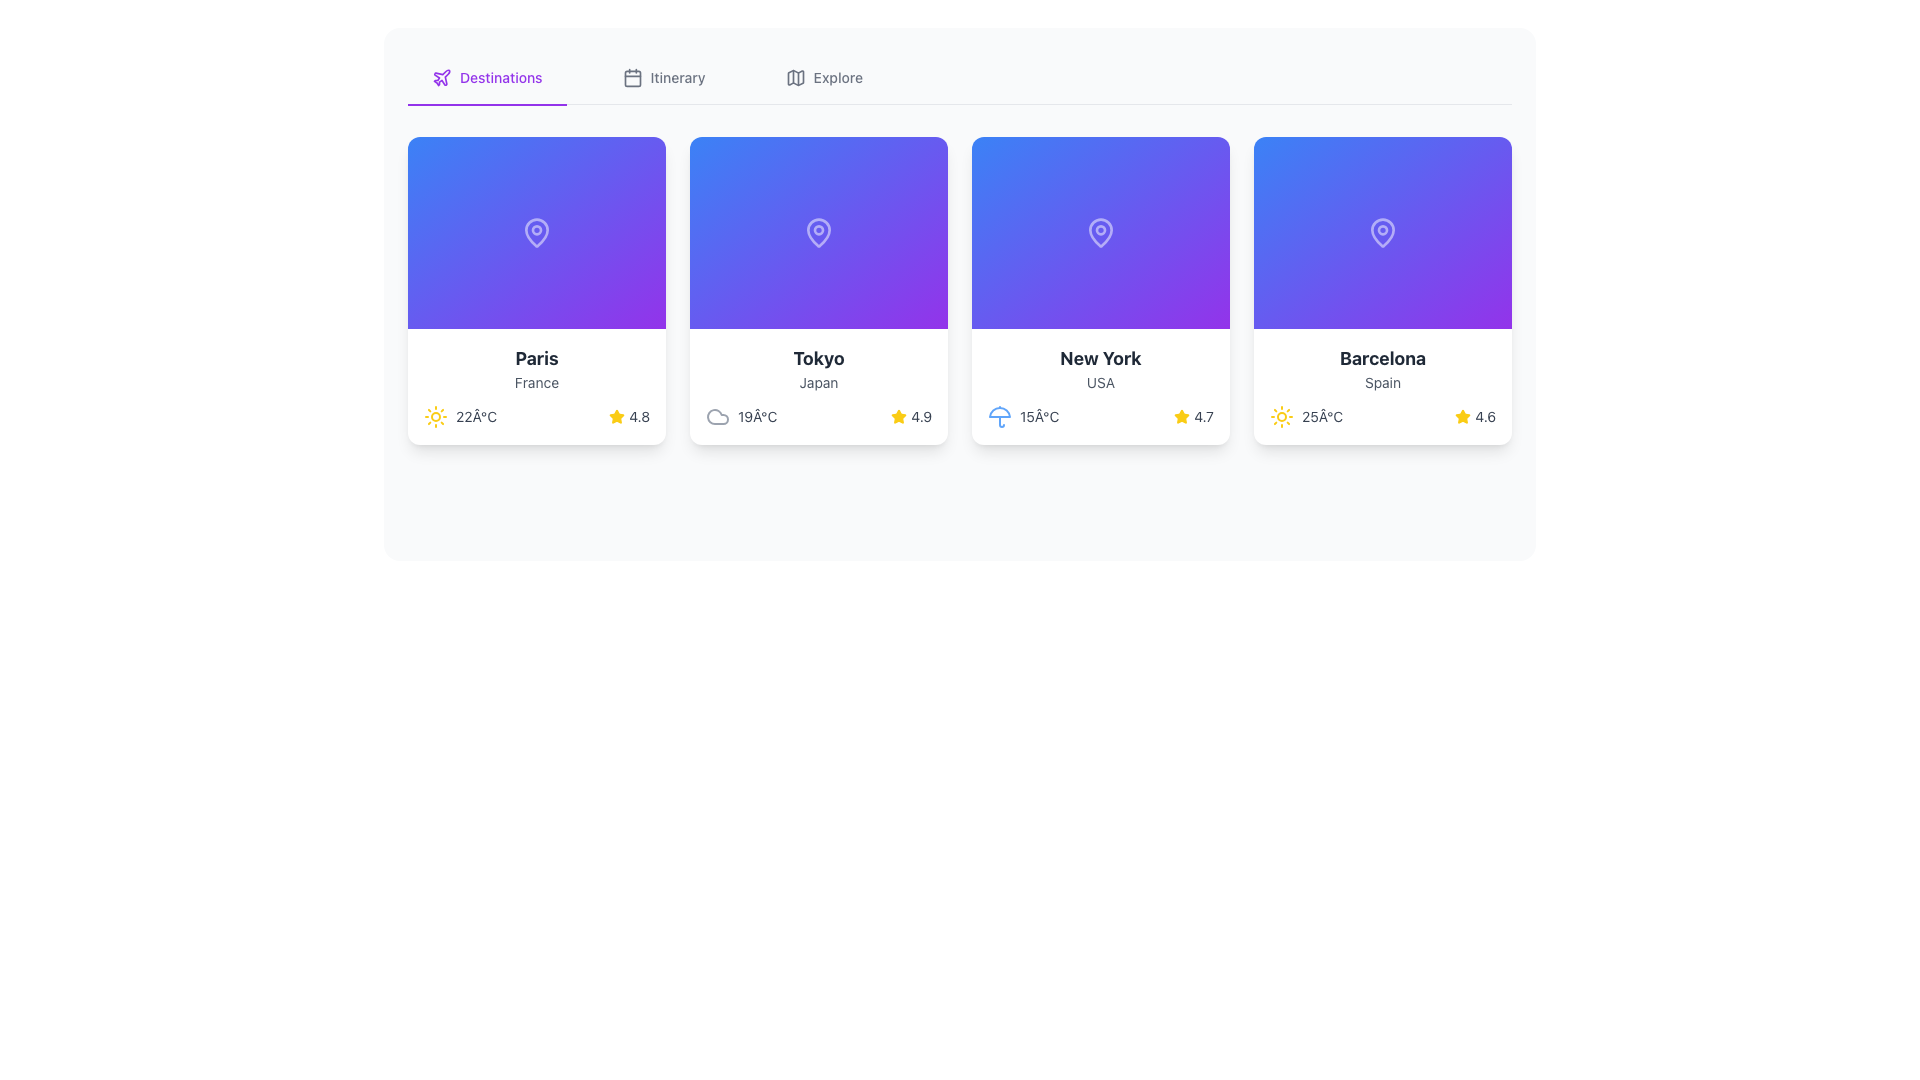 The height and width of the screenshot is (1080, 1920). What do you see at coordinates (487, 77) in the screenshot?
I see `the 'Destinations' navigation tab, which is the first item in the horizontal navigation bar and features a purple font with an airplane icon on the left side` at bounding box center [487, 77].